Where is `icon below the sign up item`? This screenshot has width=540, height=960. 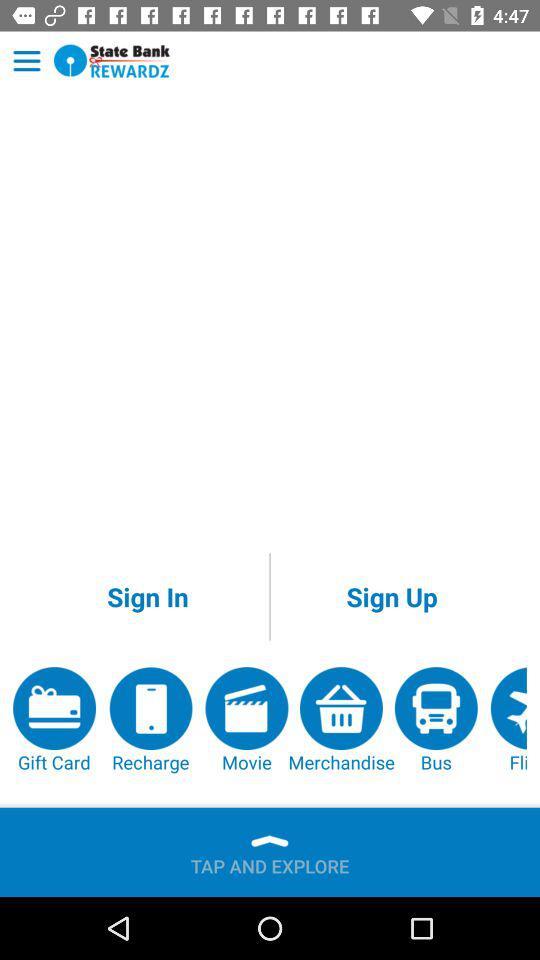 icon below the sign up item is located at coordinates (340, 720).